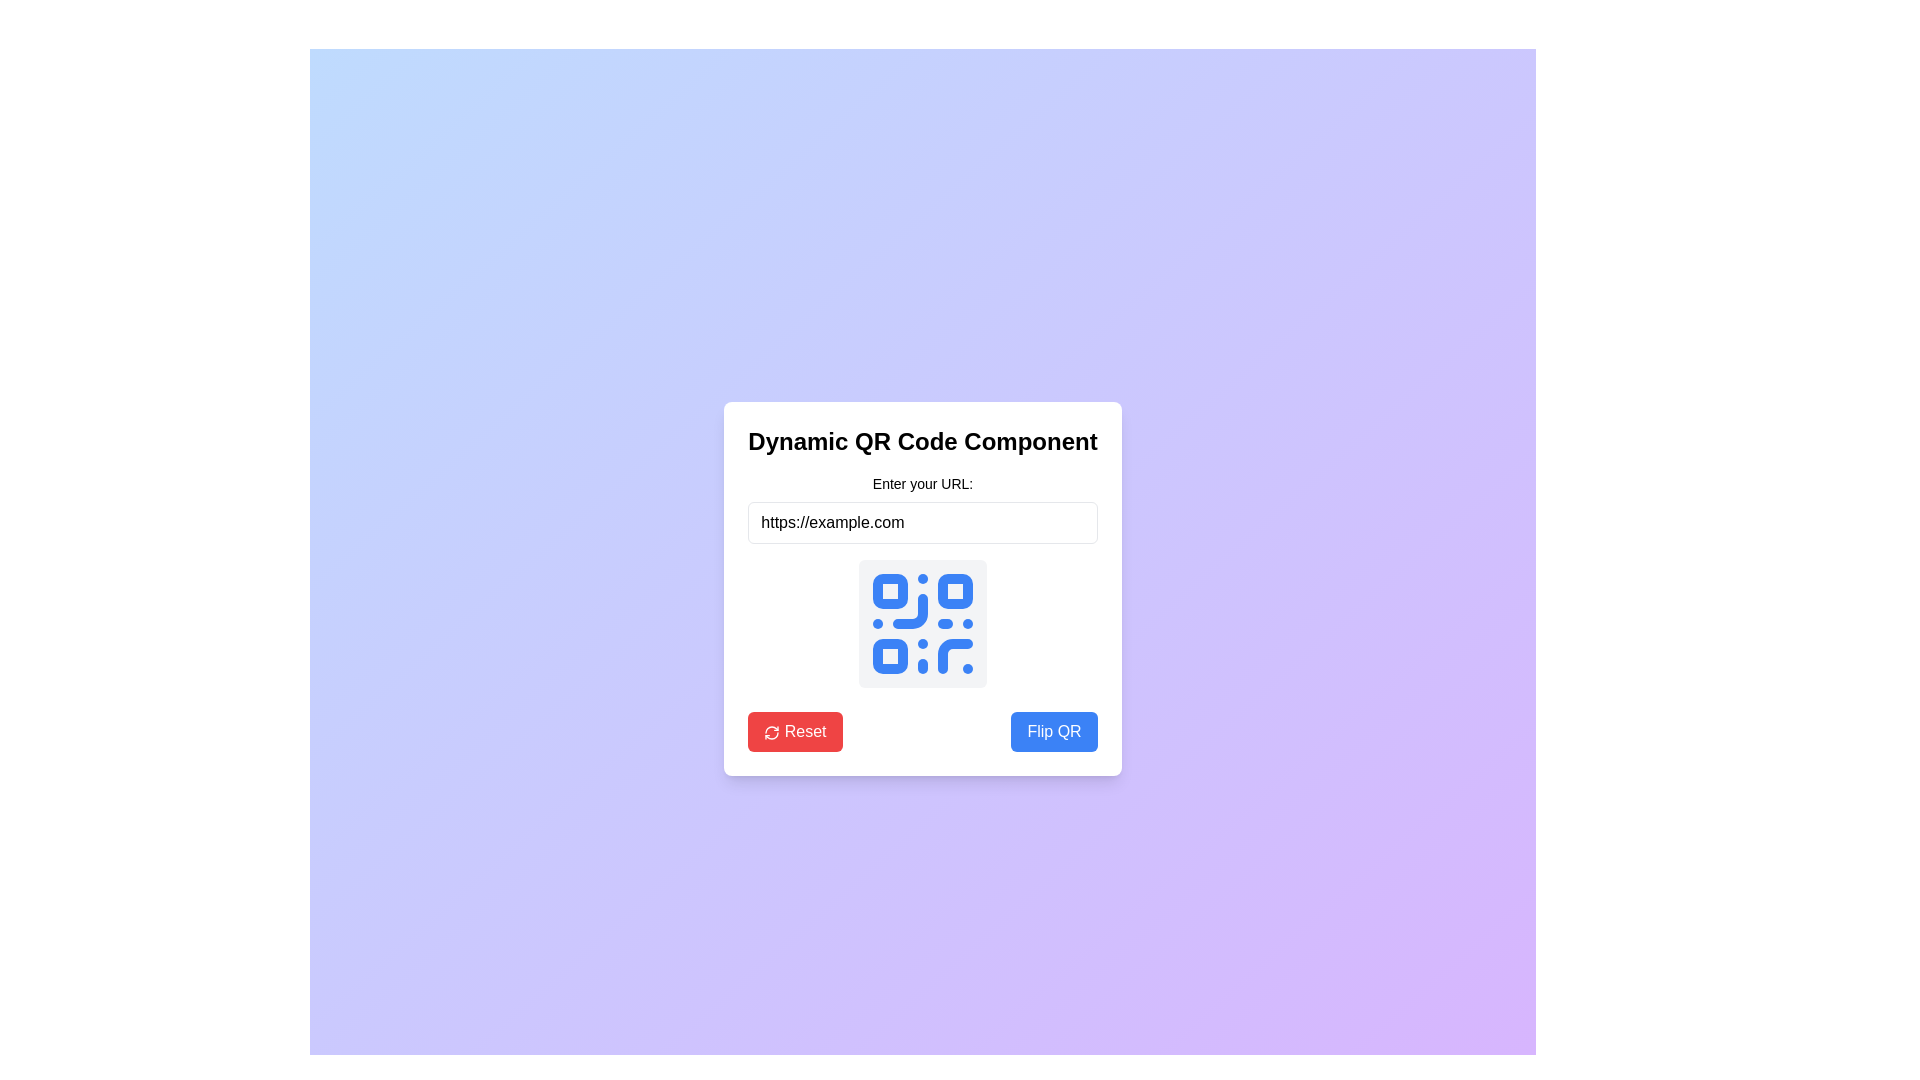 This screenshot has width=1920, height=1080. Describe the element at coordinates (1053, 732) in the screenshot. I see `the button for flipping the QR code display, which is located to the right of the red 'Reset' button in the card footer section` at that location.